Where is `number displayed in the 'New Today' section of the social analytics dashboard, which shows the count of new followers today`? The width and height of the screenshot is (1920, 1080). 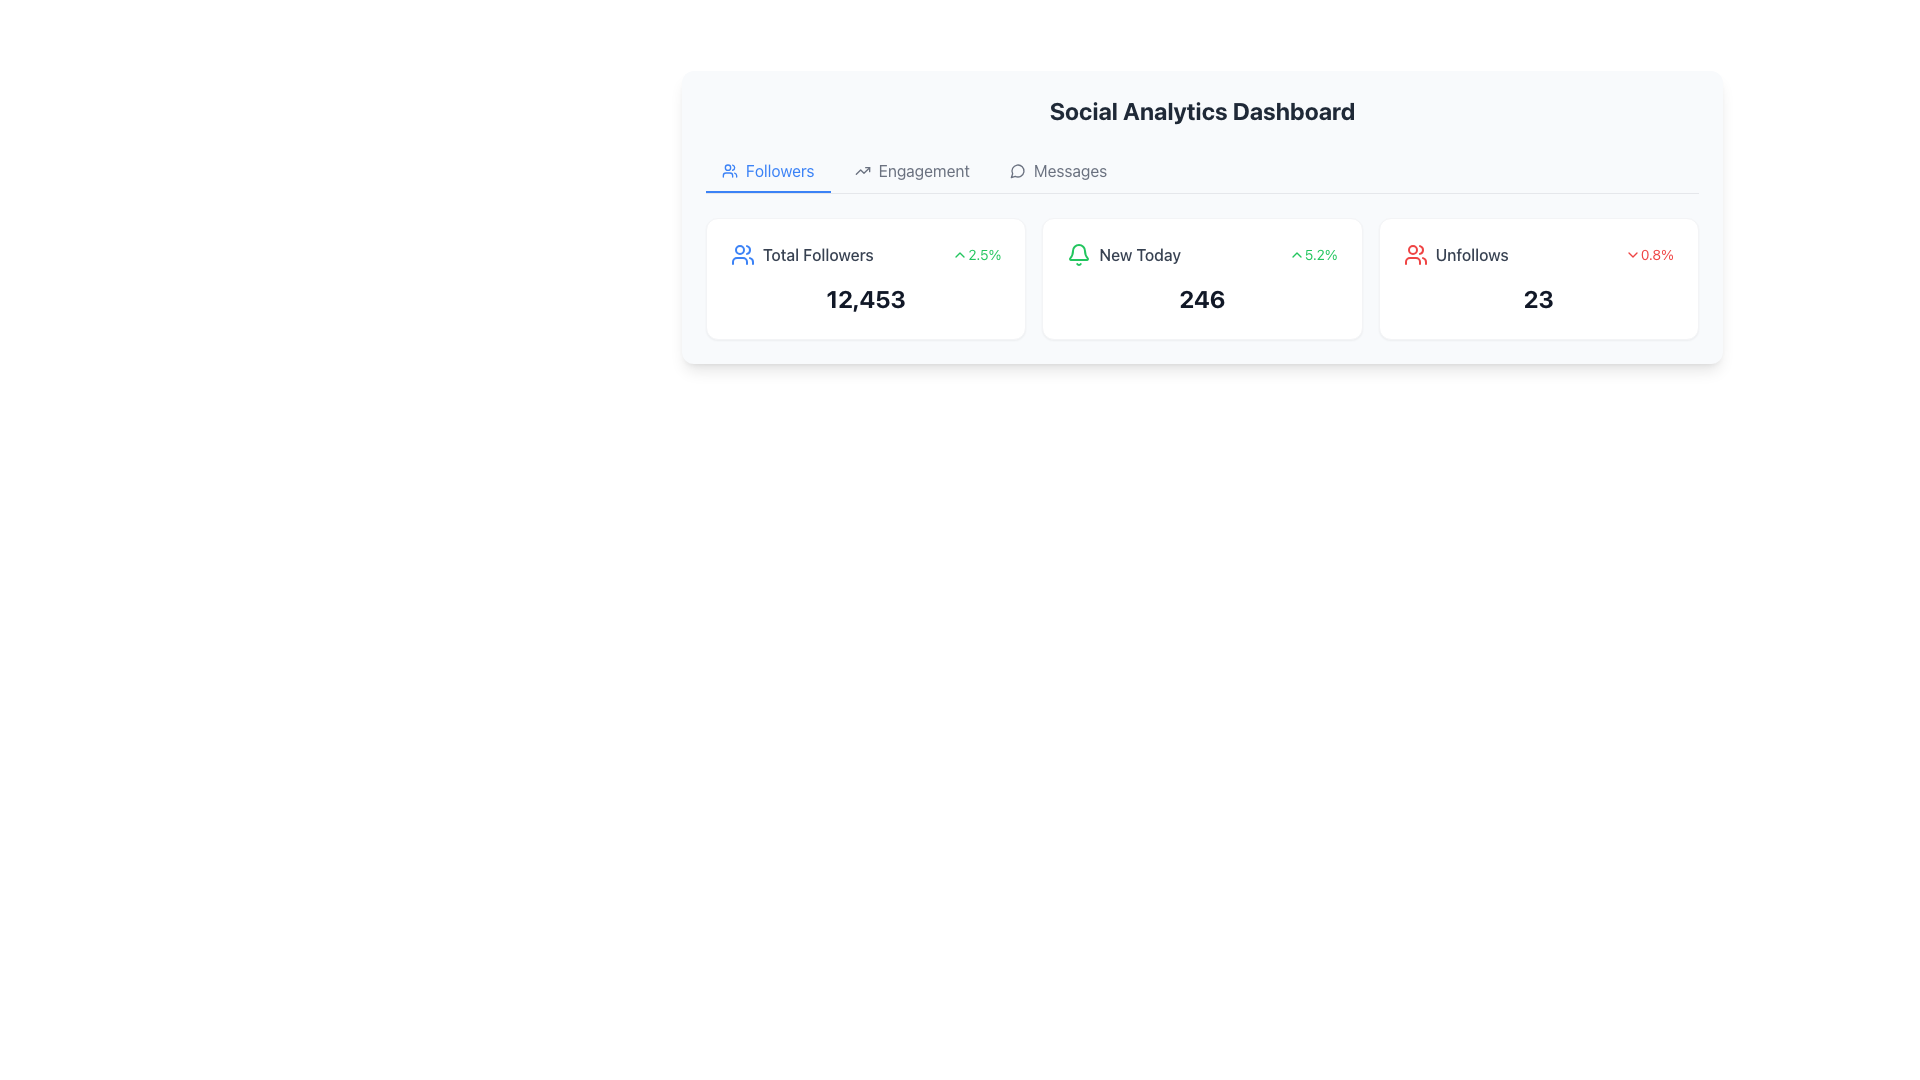
number displayed in the 'New Today' section of the social analytics dashboard, which shows the count of new followers today is located at coordinates (1201, 299).